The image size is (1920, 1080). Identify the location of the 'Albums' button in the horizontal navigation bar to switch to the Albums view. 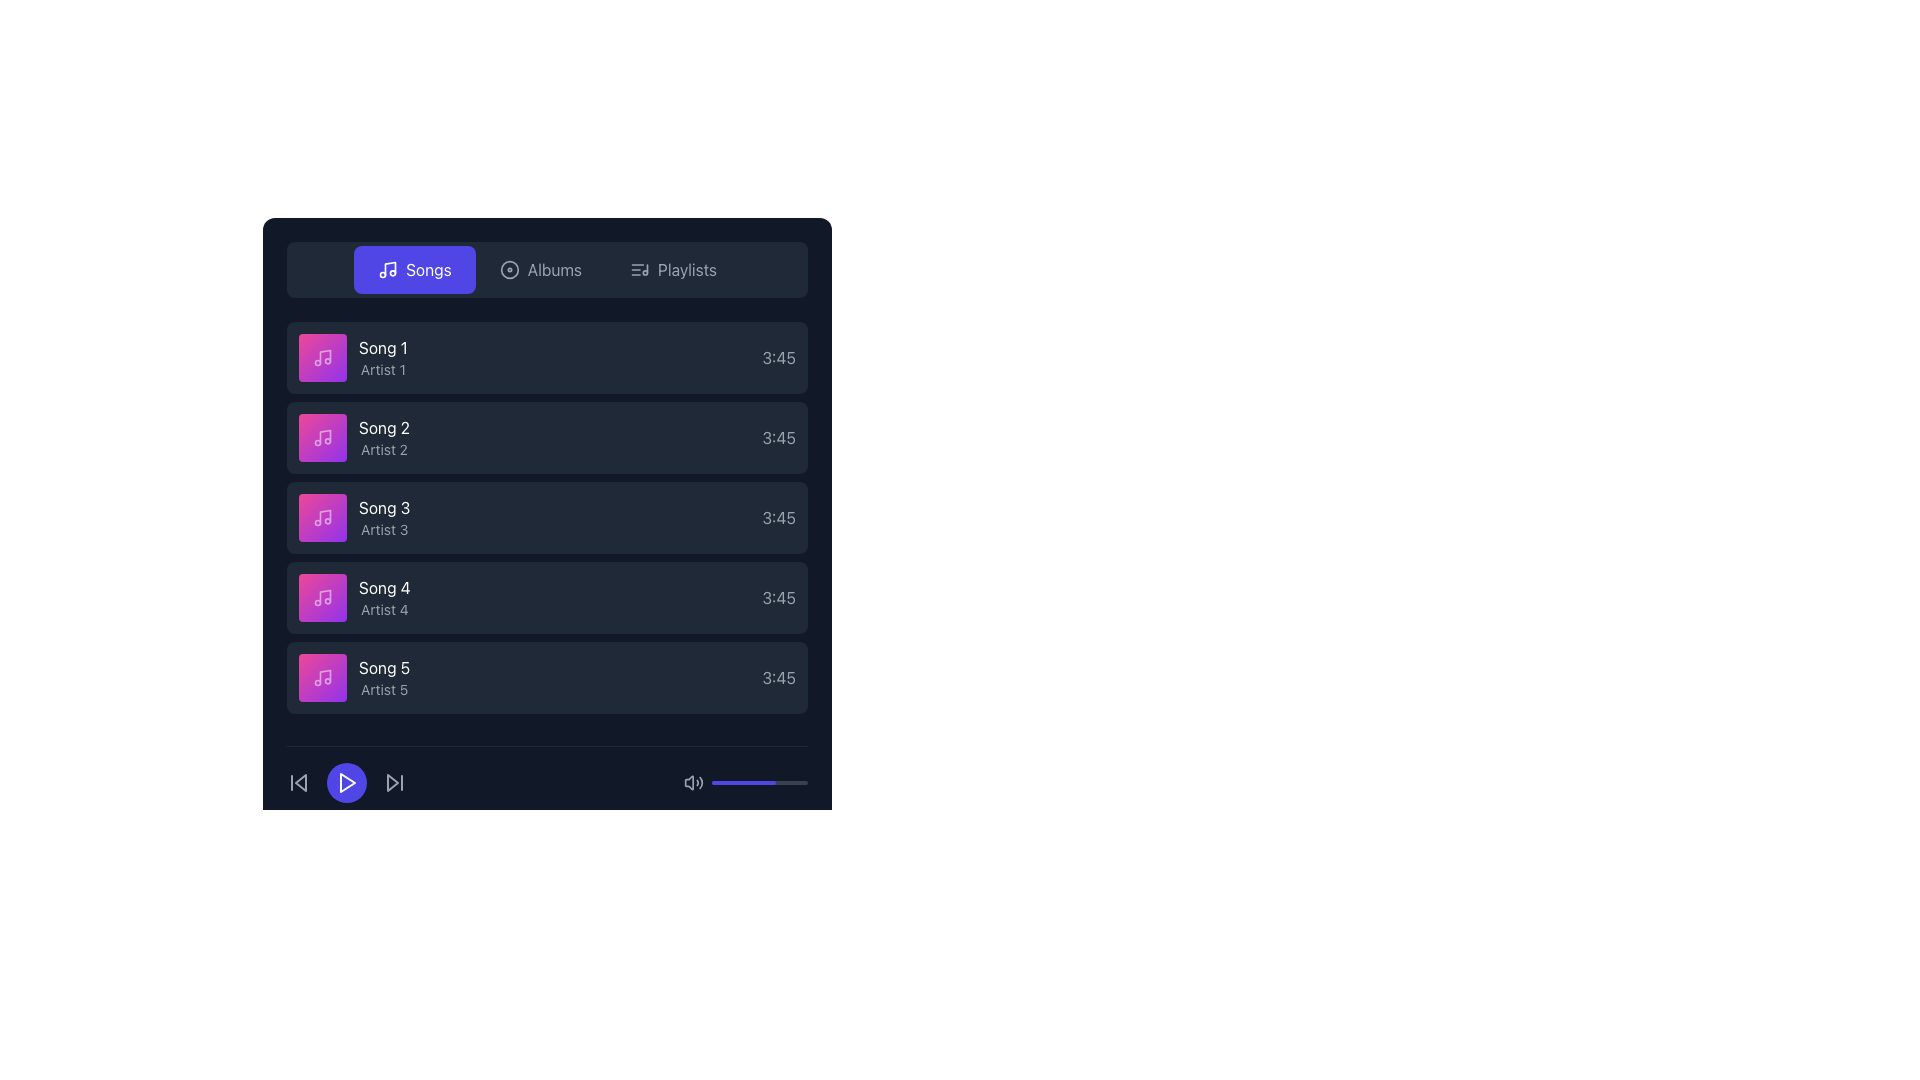
(540, 270).